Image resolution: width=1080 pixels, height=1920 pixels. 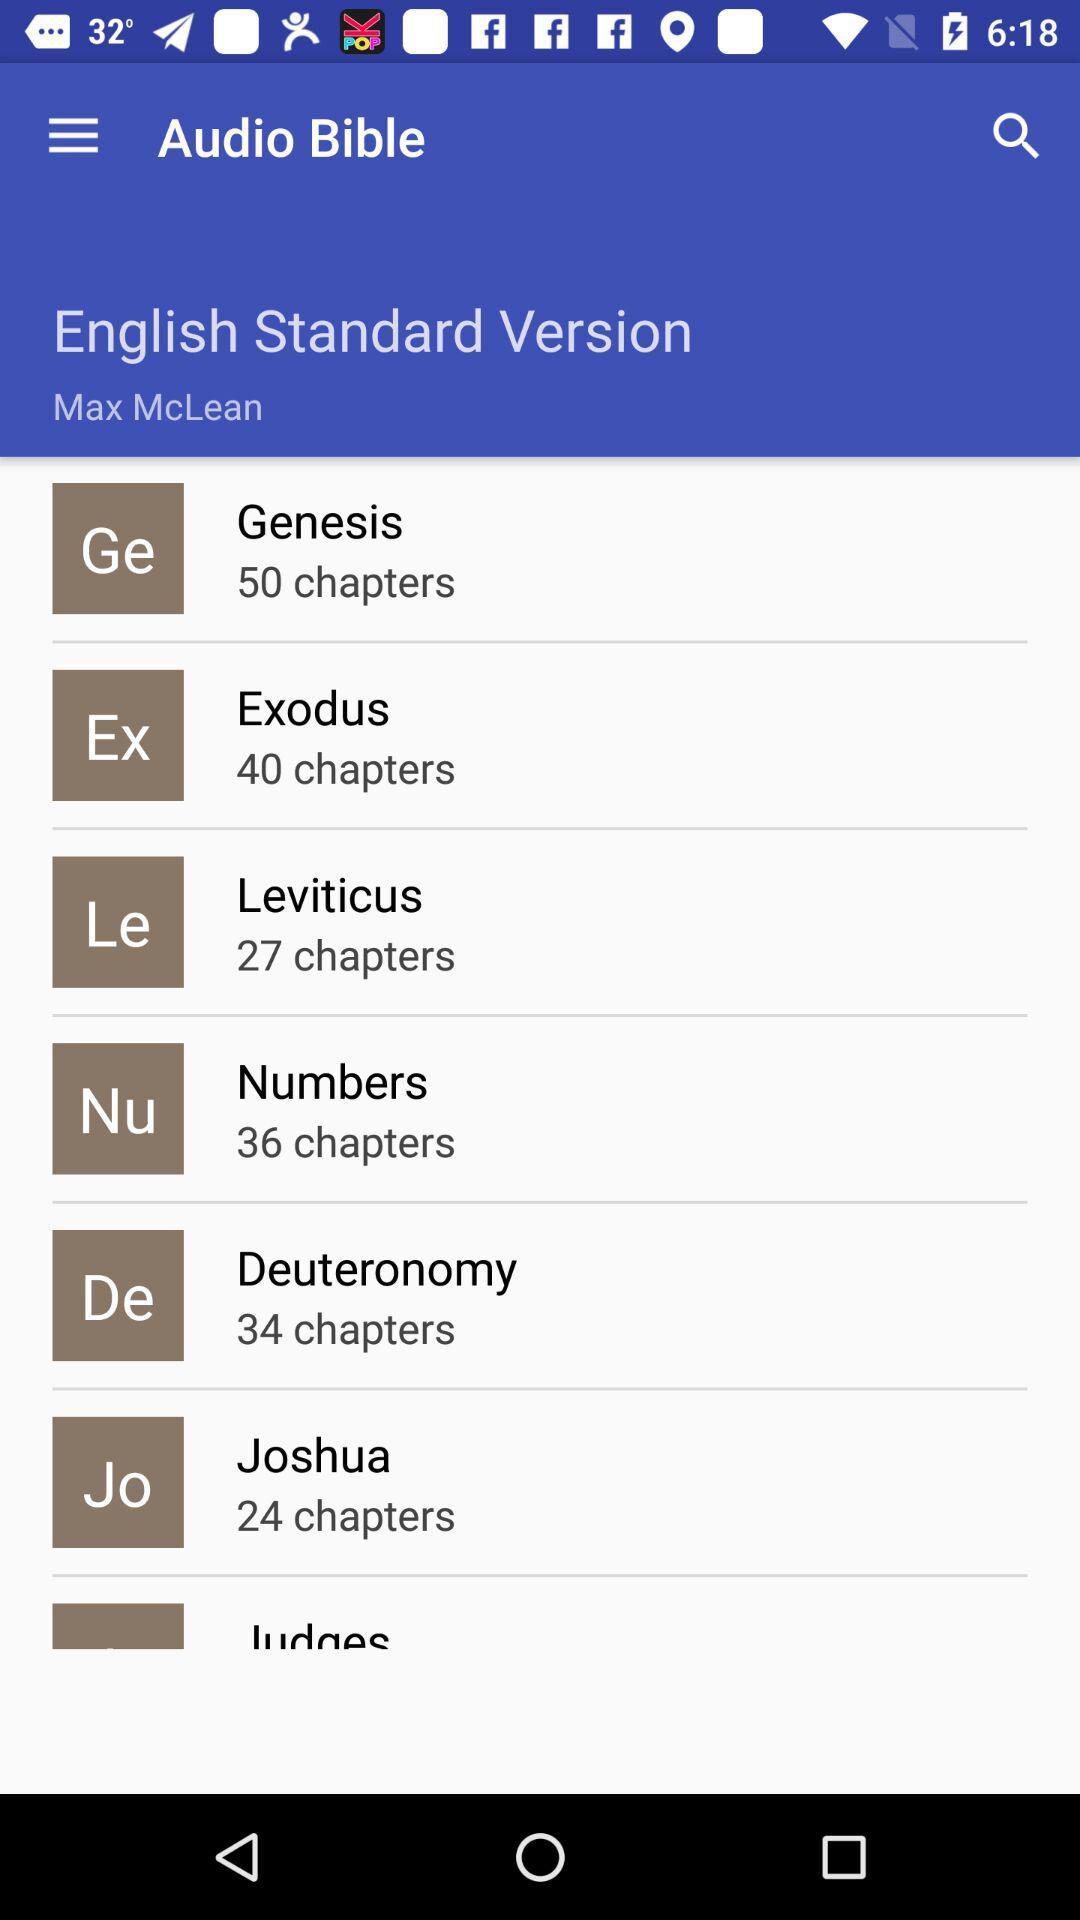 What do you see at coordinates (345, 1514) in the screenshot?
I see `the 24 chapters item` at bounding box center [345, 1514].